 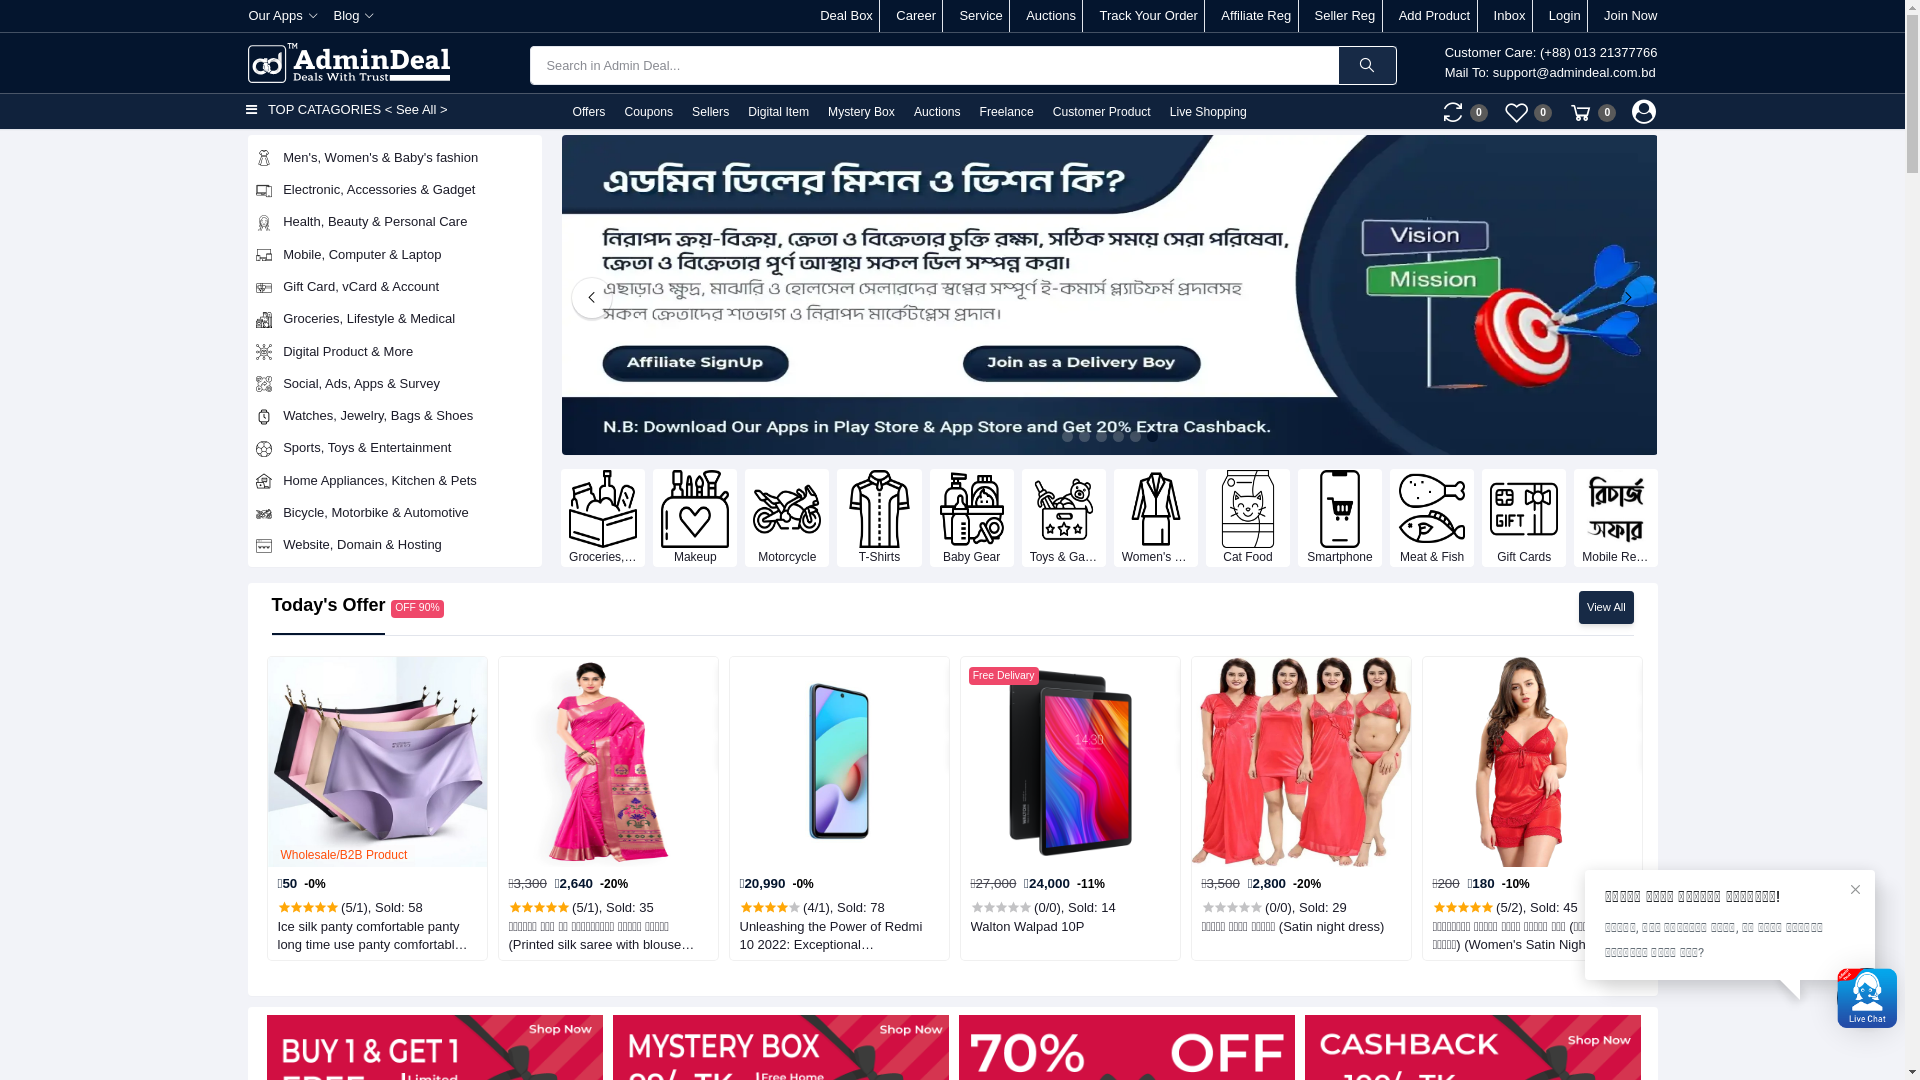 What do you see at coordinates (395, 253) in the screenshot?
I see `'Mobile, Computer & Laptop'` at bounding box center [395, 253].